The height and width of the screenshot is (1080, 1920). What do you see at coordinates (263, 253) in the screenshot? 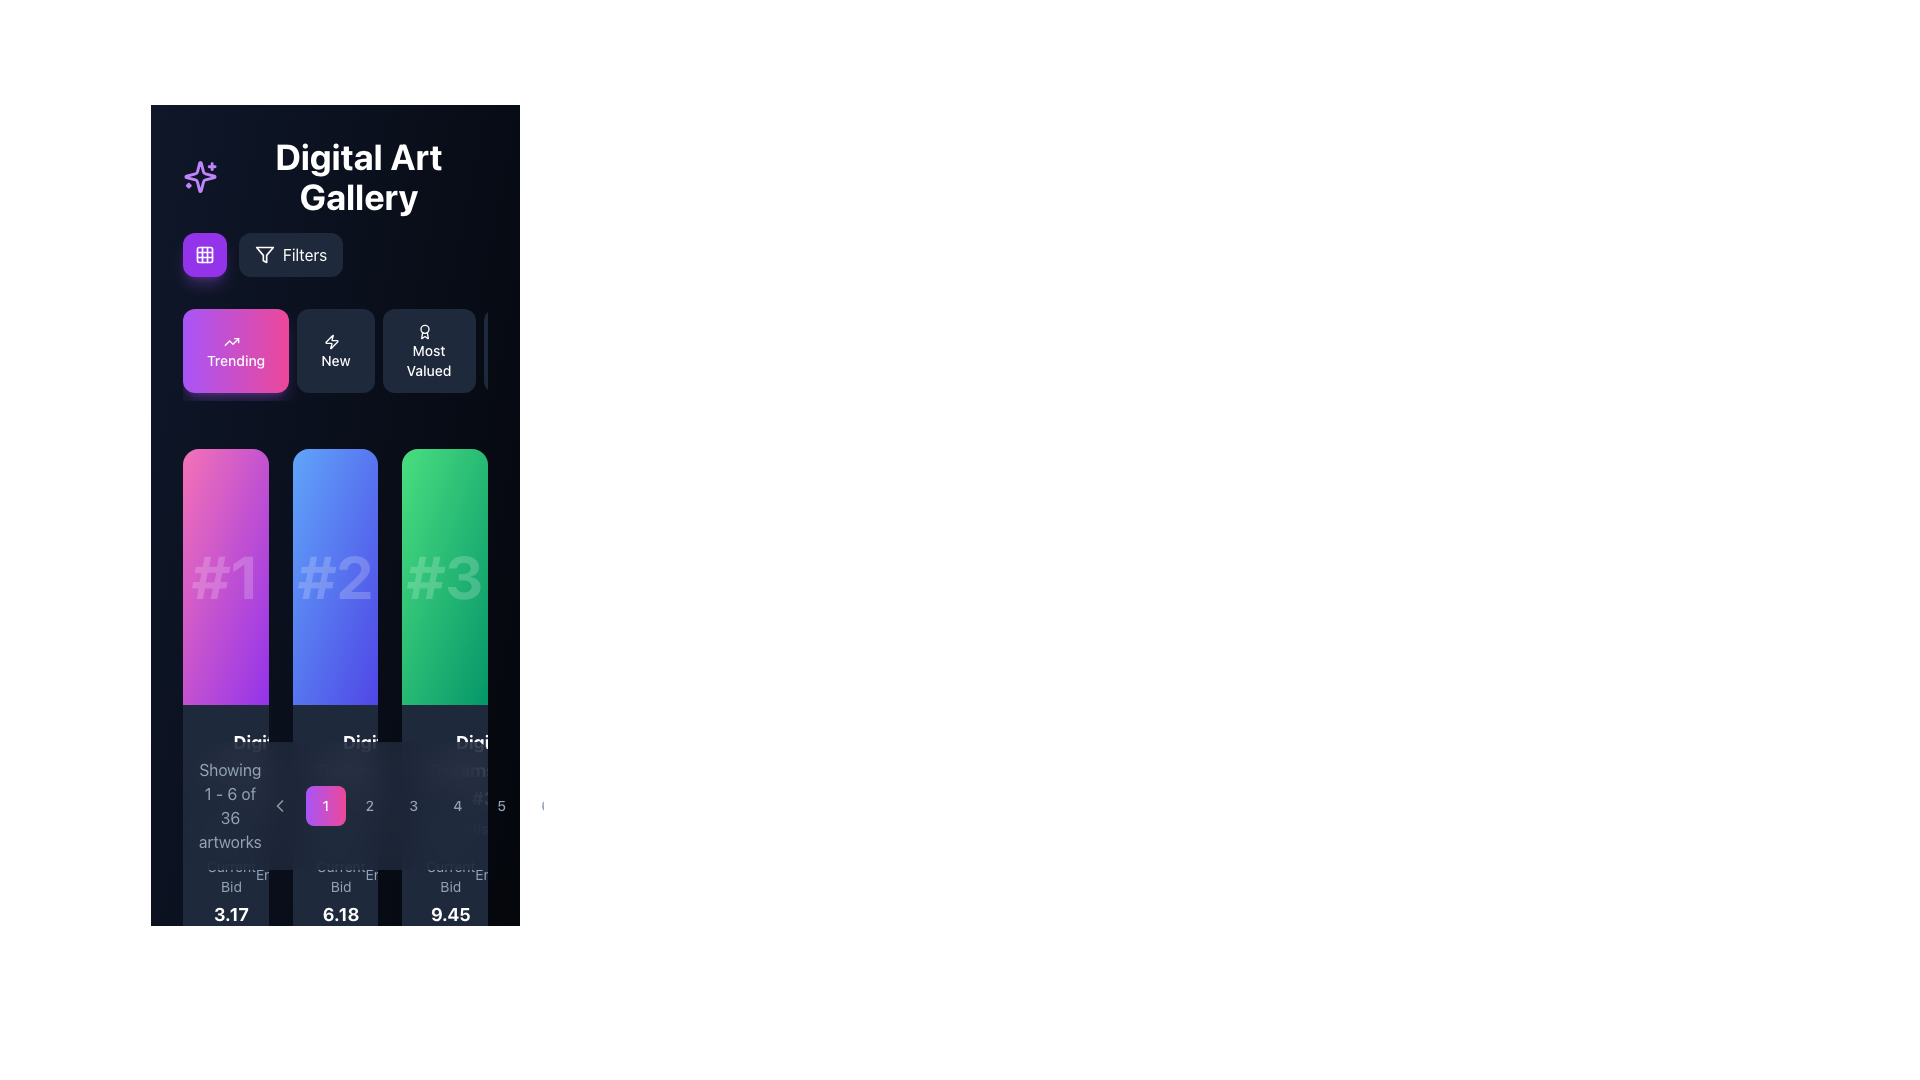
I see `the filter settings SVG icon located at the top right corner of the interface to apply or configure filters` at bounding box center [263, 253].